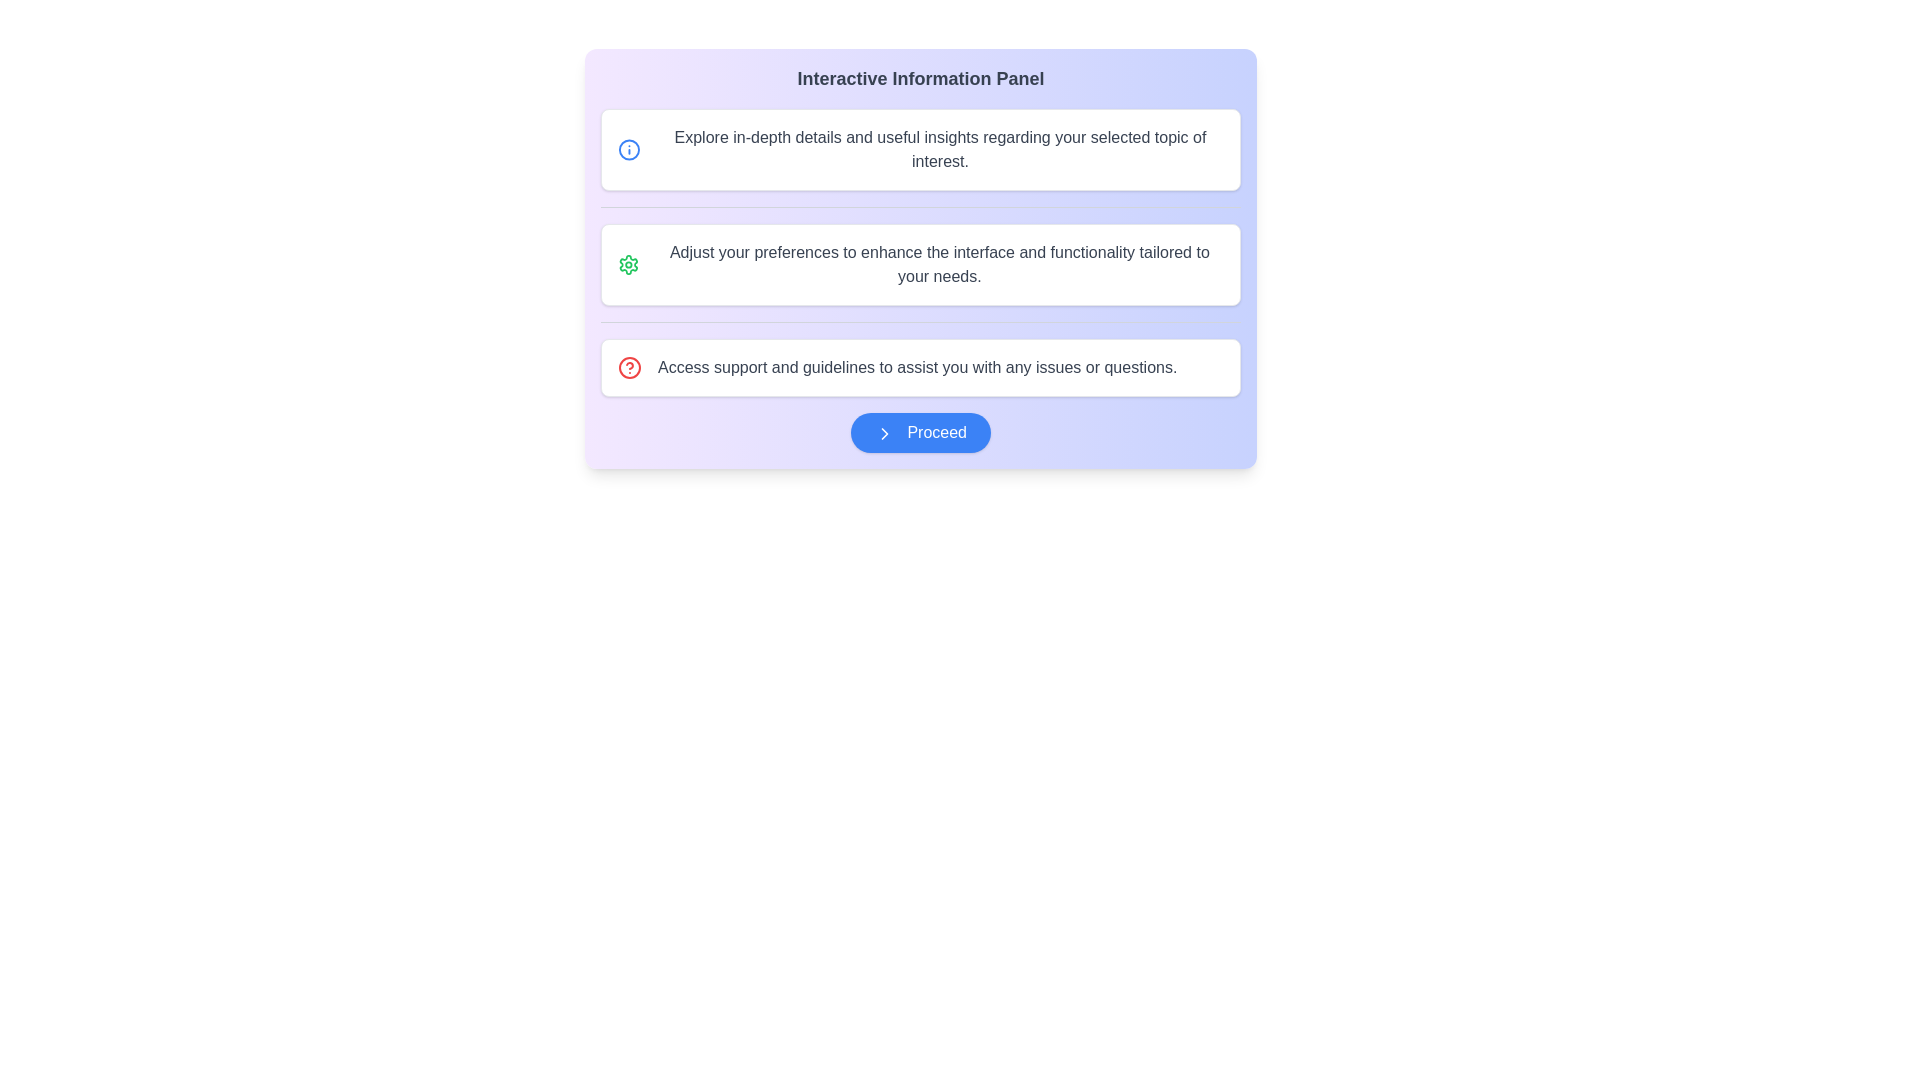 The width and height of the screenshot is (1920, 1080). Describe the element at coordinates (920, 149) in the screenshot. I see `the first Informational Card in the Interactive Information Panel, which features a blue circular information icon and gray text stating 'Explore in-depth details and useful insights regarding your selected topic of interest.'` at that location.